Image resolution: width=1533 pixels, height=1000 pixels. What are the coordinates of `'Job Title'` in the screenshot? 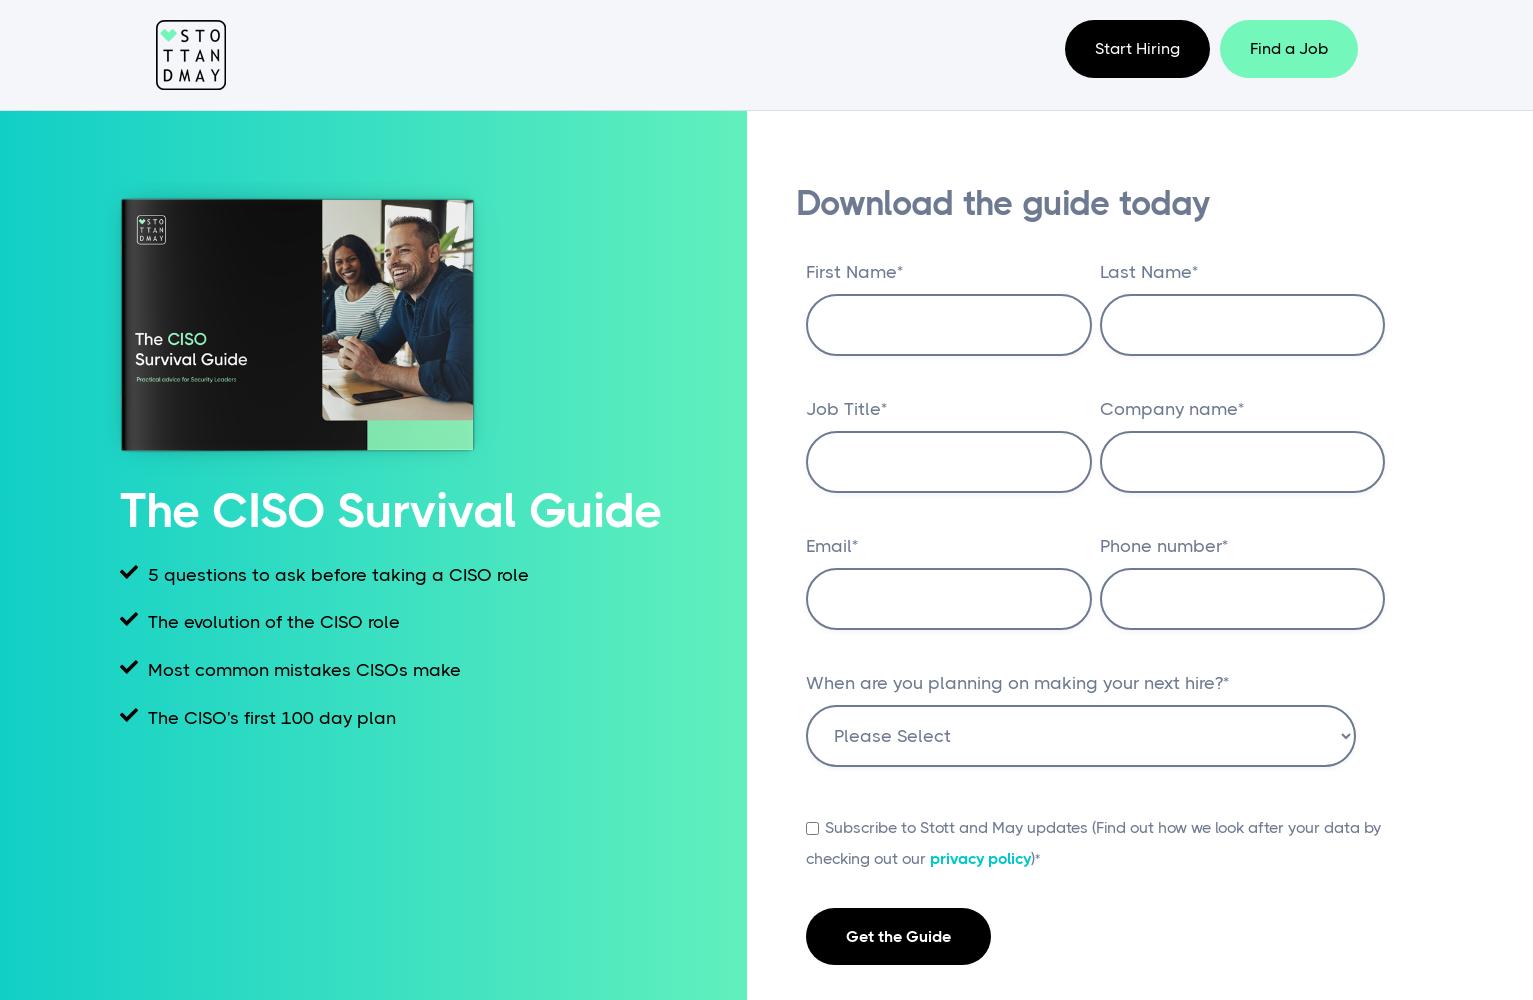 It's located at (842, 409).